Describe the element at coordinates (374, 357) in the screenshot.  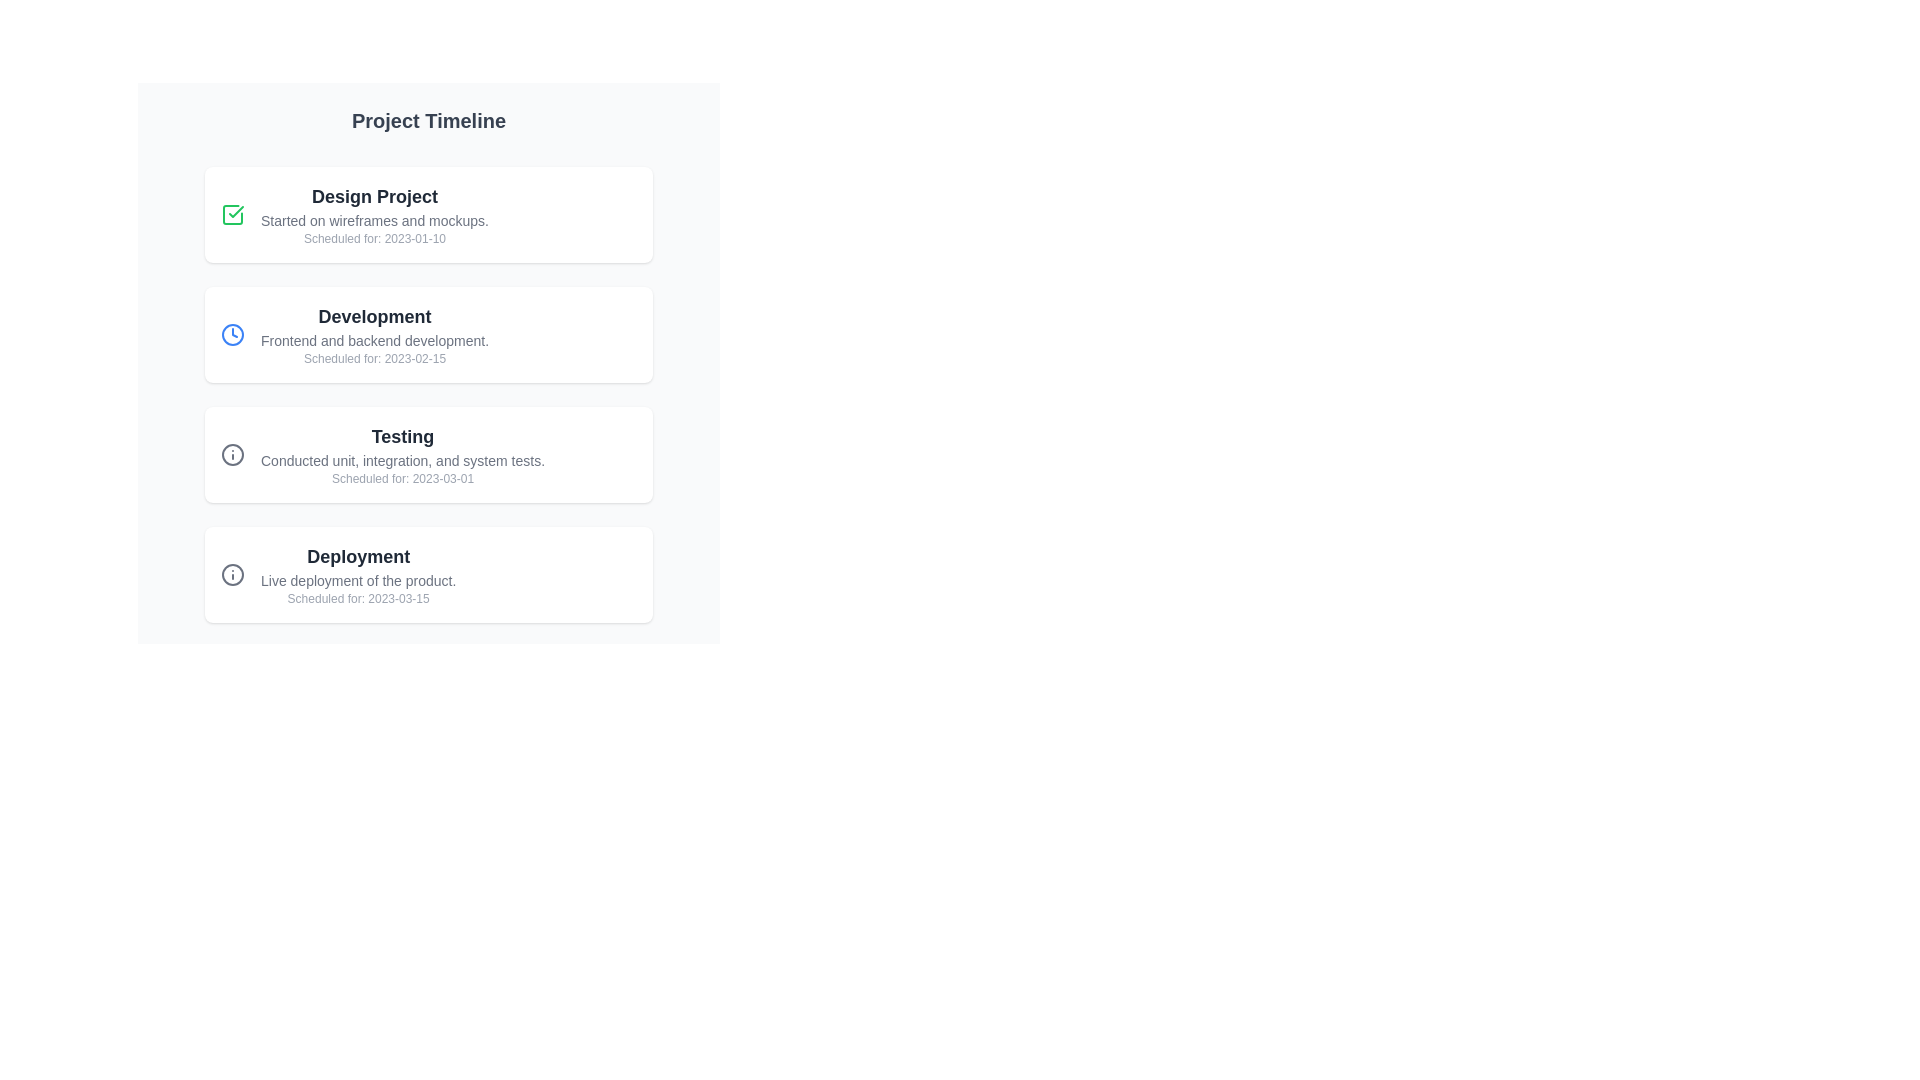
I see `the text label that provides schedule information for the 'Development' phase, located below the description 'Frontend and backend development.'` at that location.